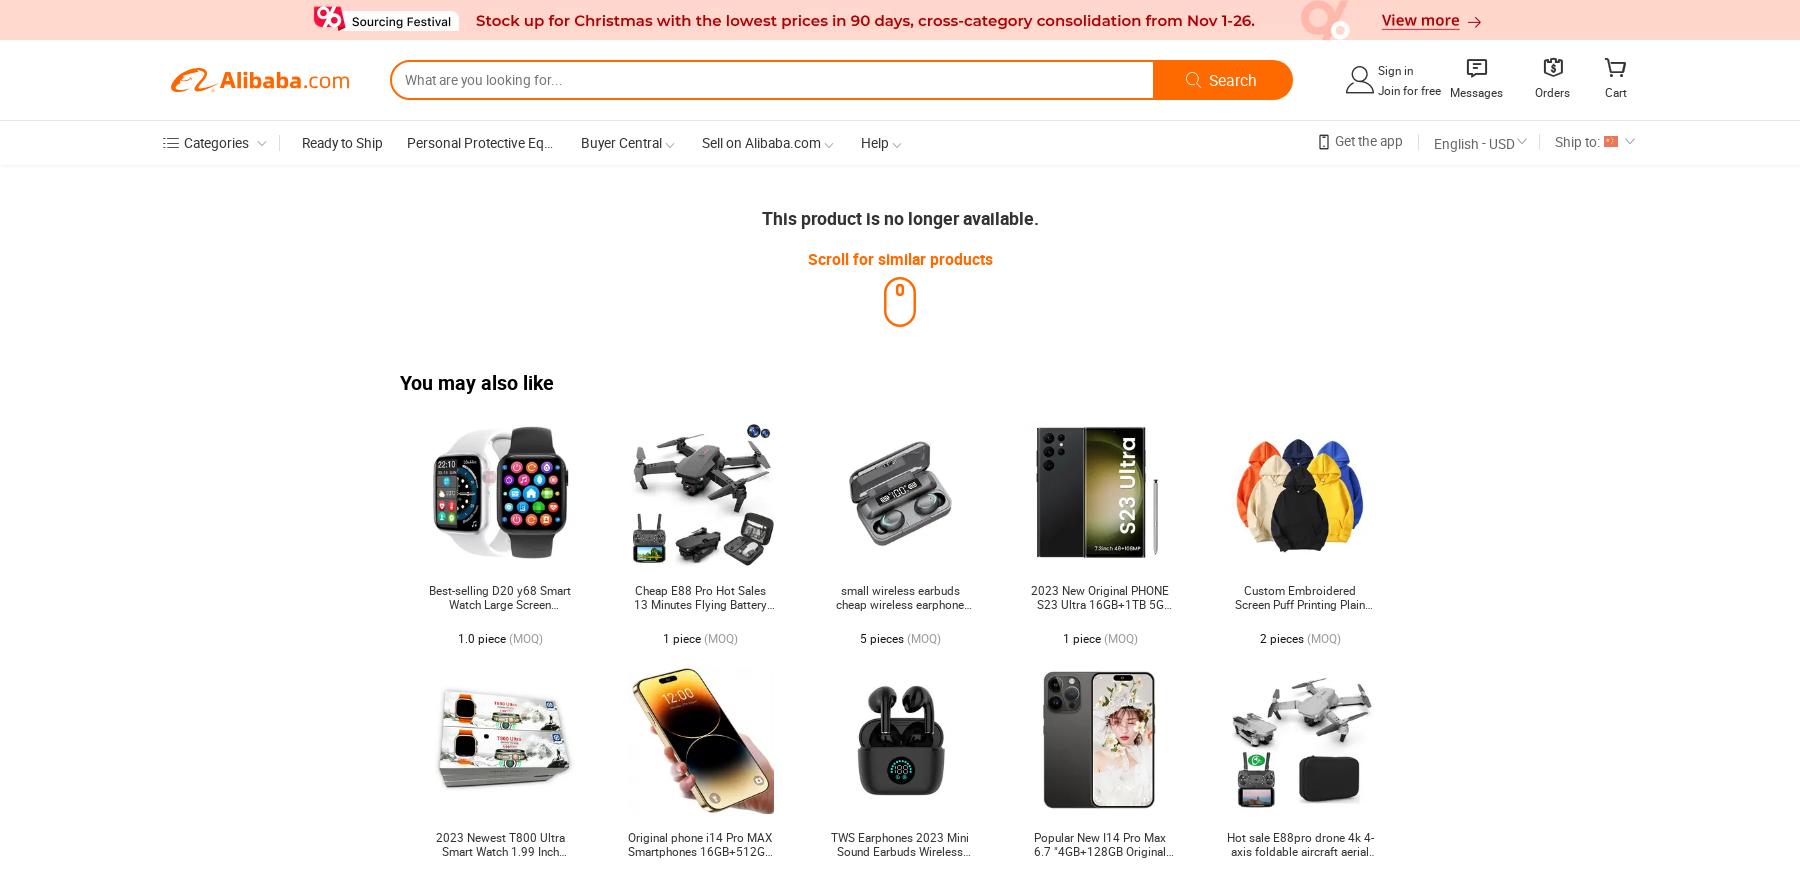 The image size is (1800, 869). Describe the element at coordinates (1552, 91) in the screenshot. I see `'Orders'` at that location.